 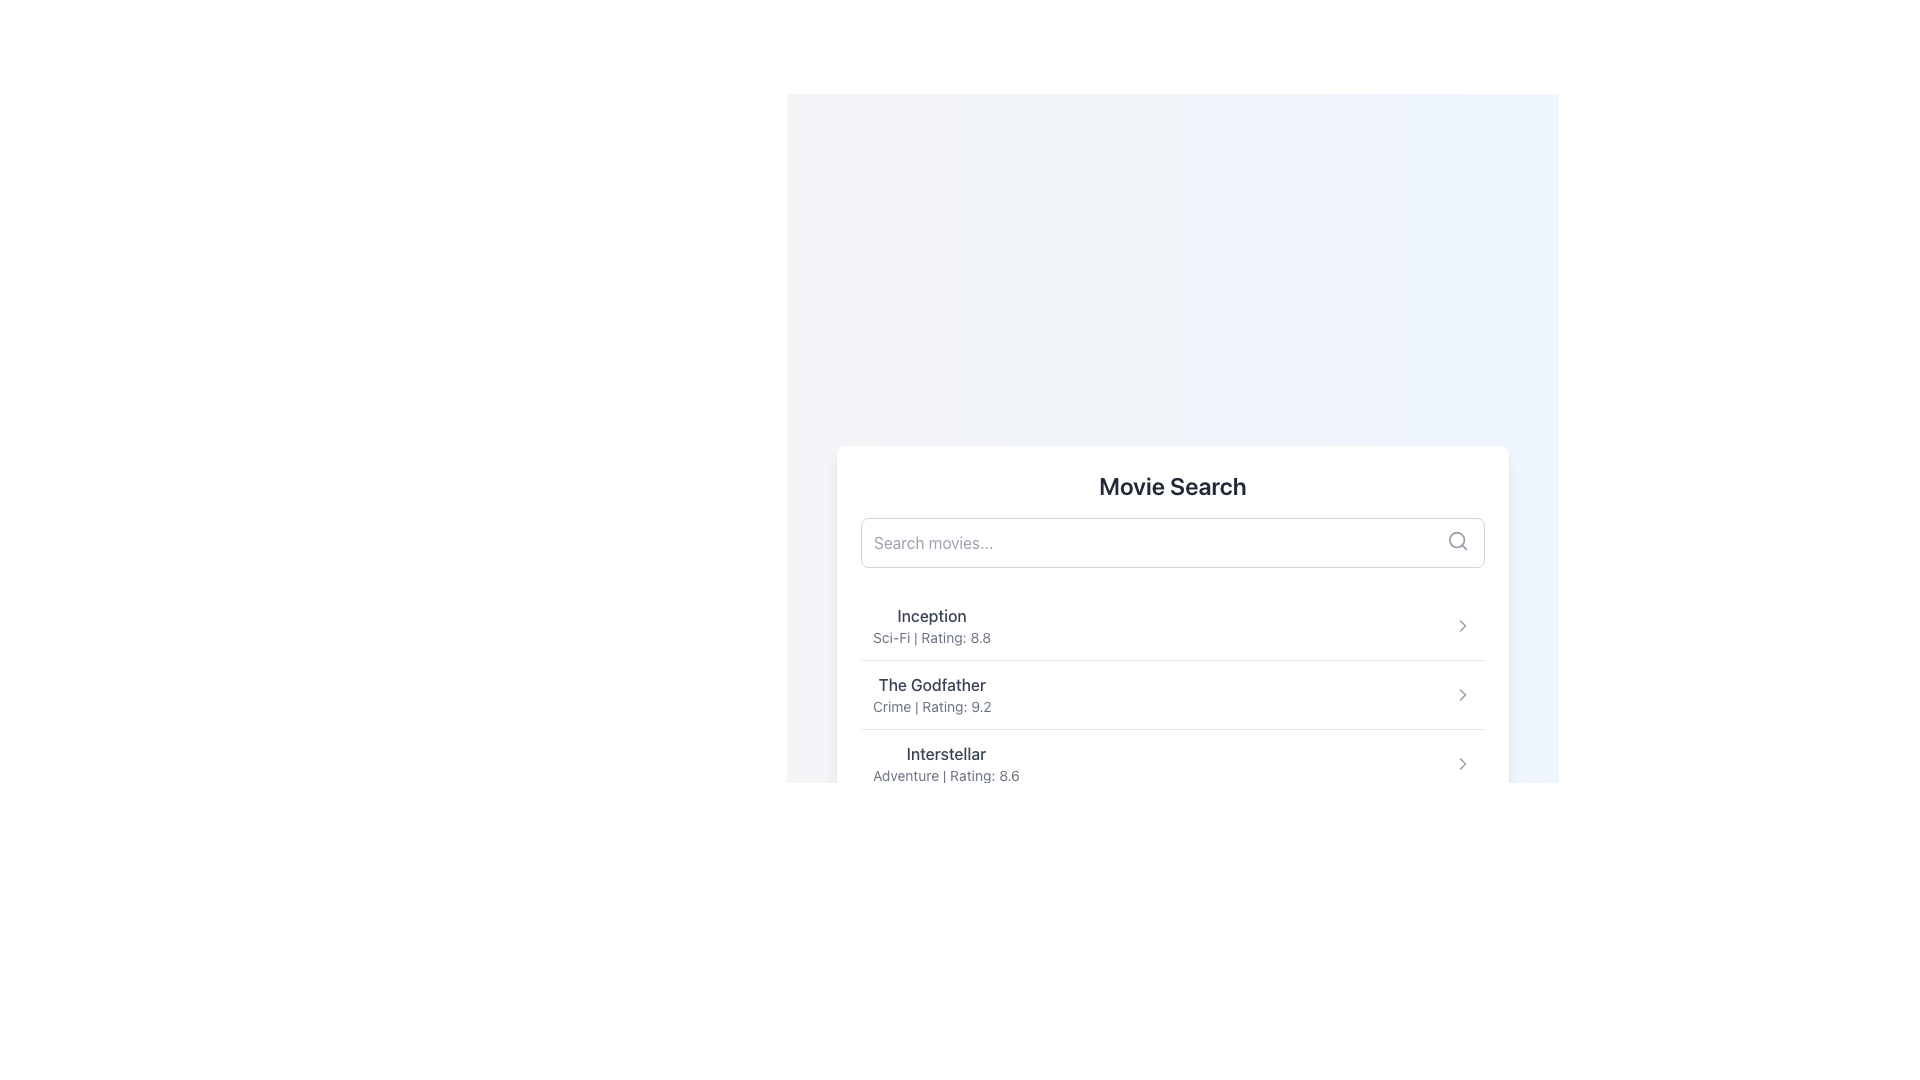 I want to click on the static text field displaying 'Sci-Fi | Rating: 8.8' located below the primary movie title 'Inception', so click(x=930, y=637).